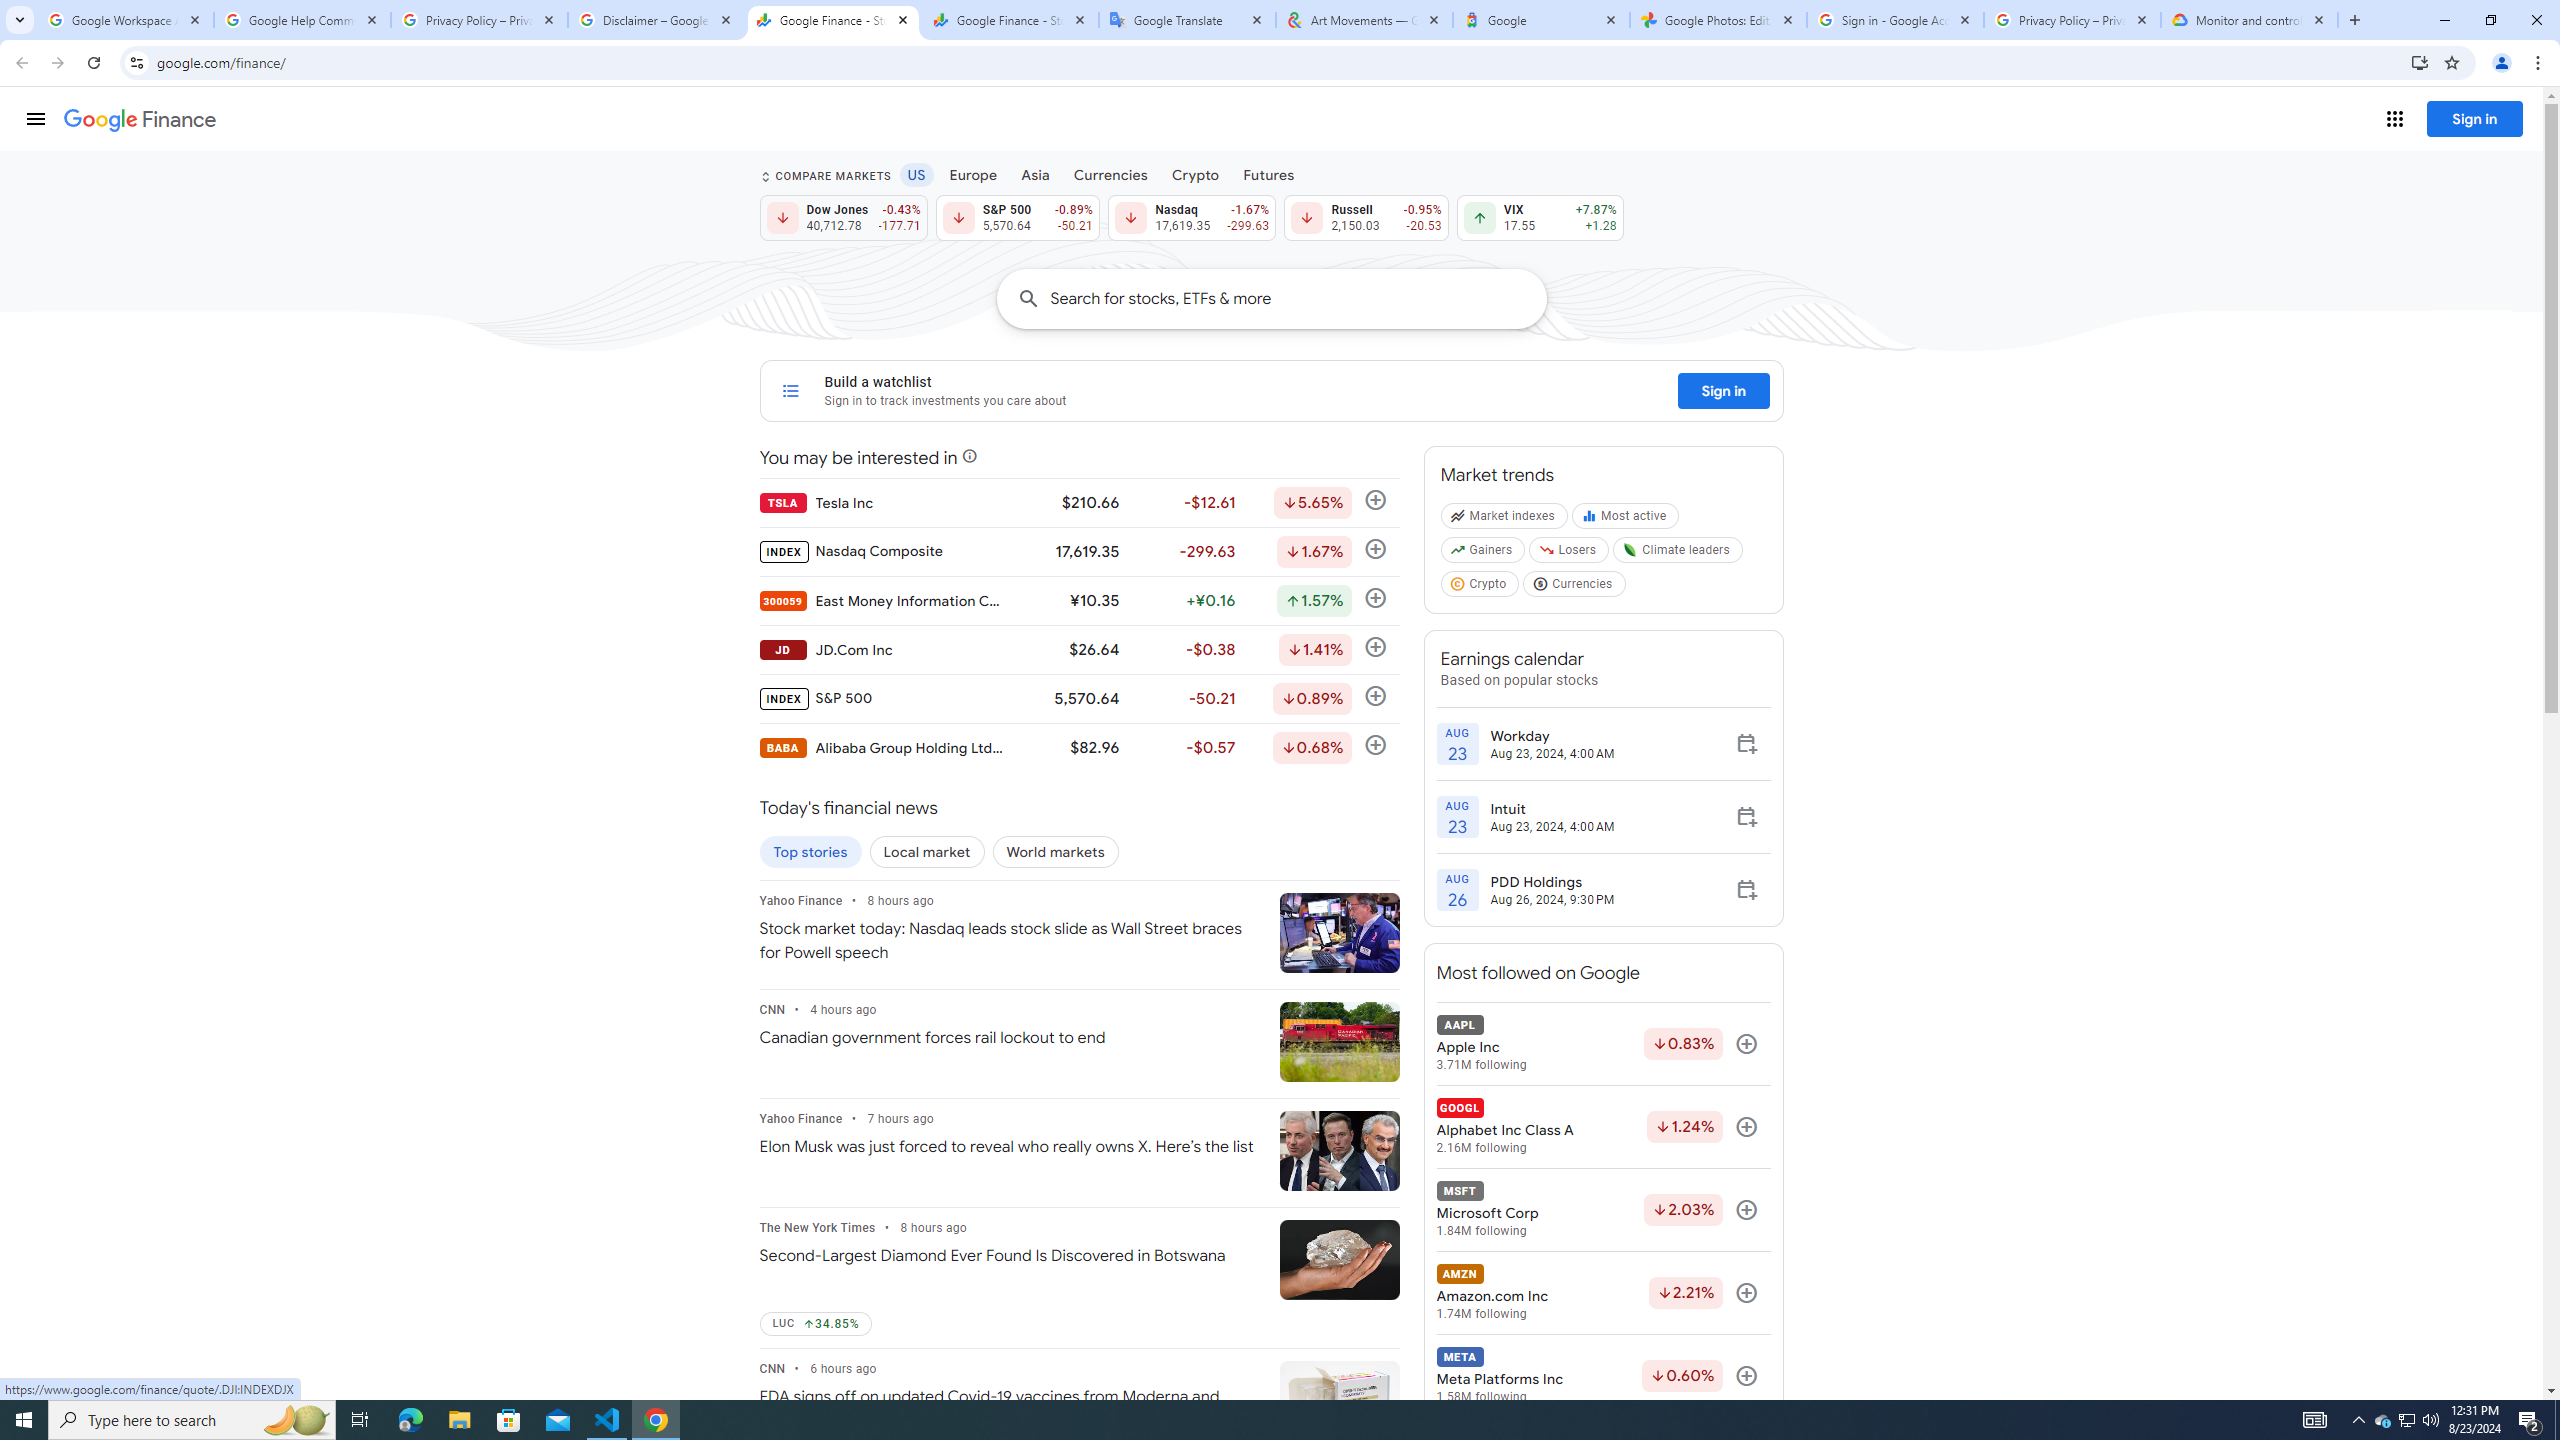  I want to click on 'LUC Up by 34.85%', so click(815, 1324).